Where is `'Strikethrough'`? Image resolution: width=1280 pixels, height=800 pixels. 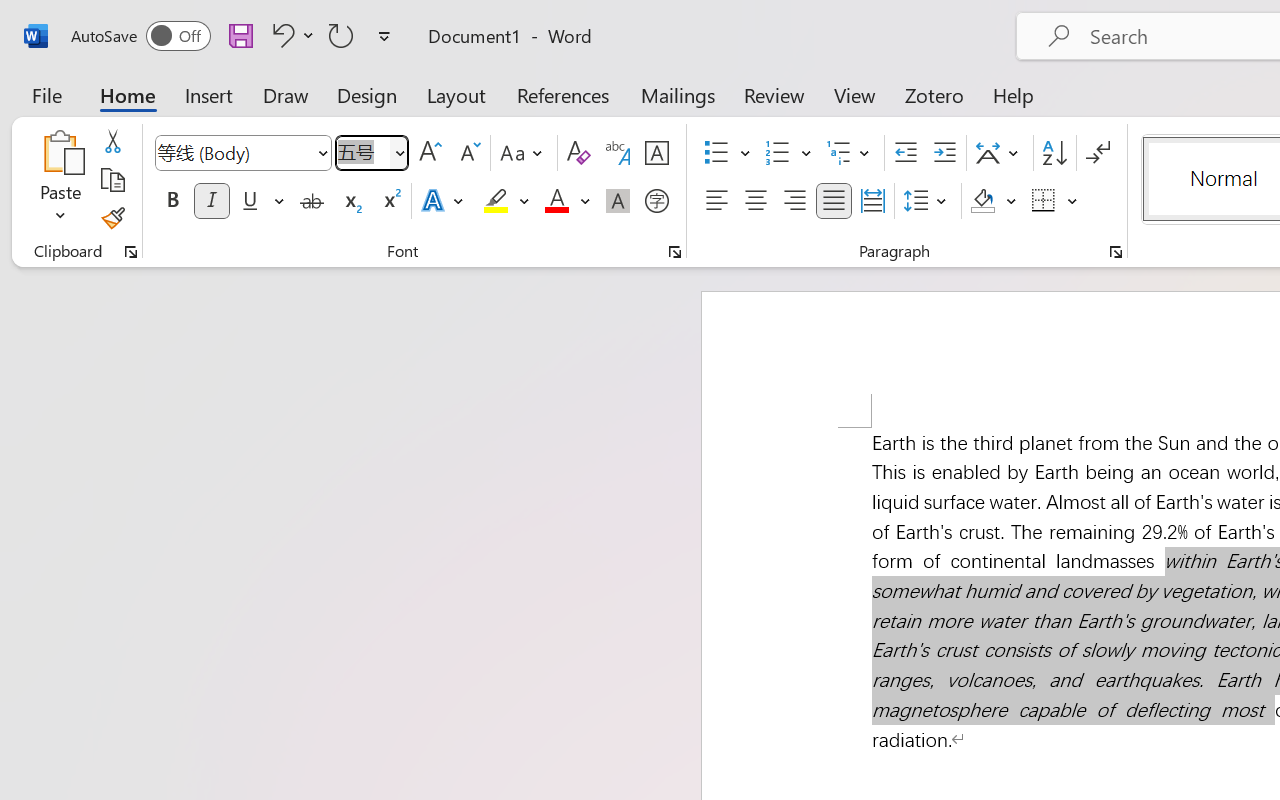 'Strikethrough' is located at coordinates (311, 201).